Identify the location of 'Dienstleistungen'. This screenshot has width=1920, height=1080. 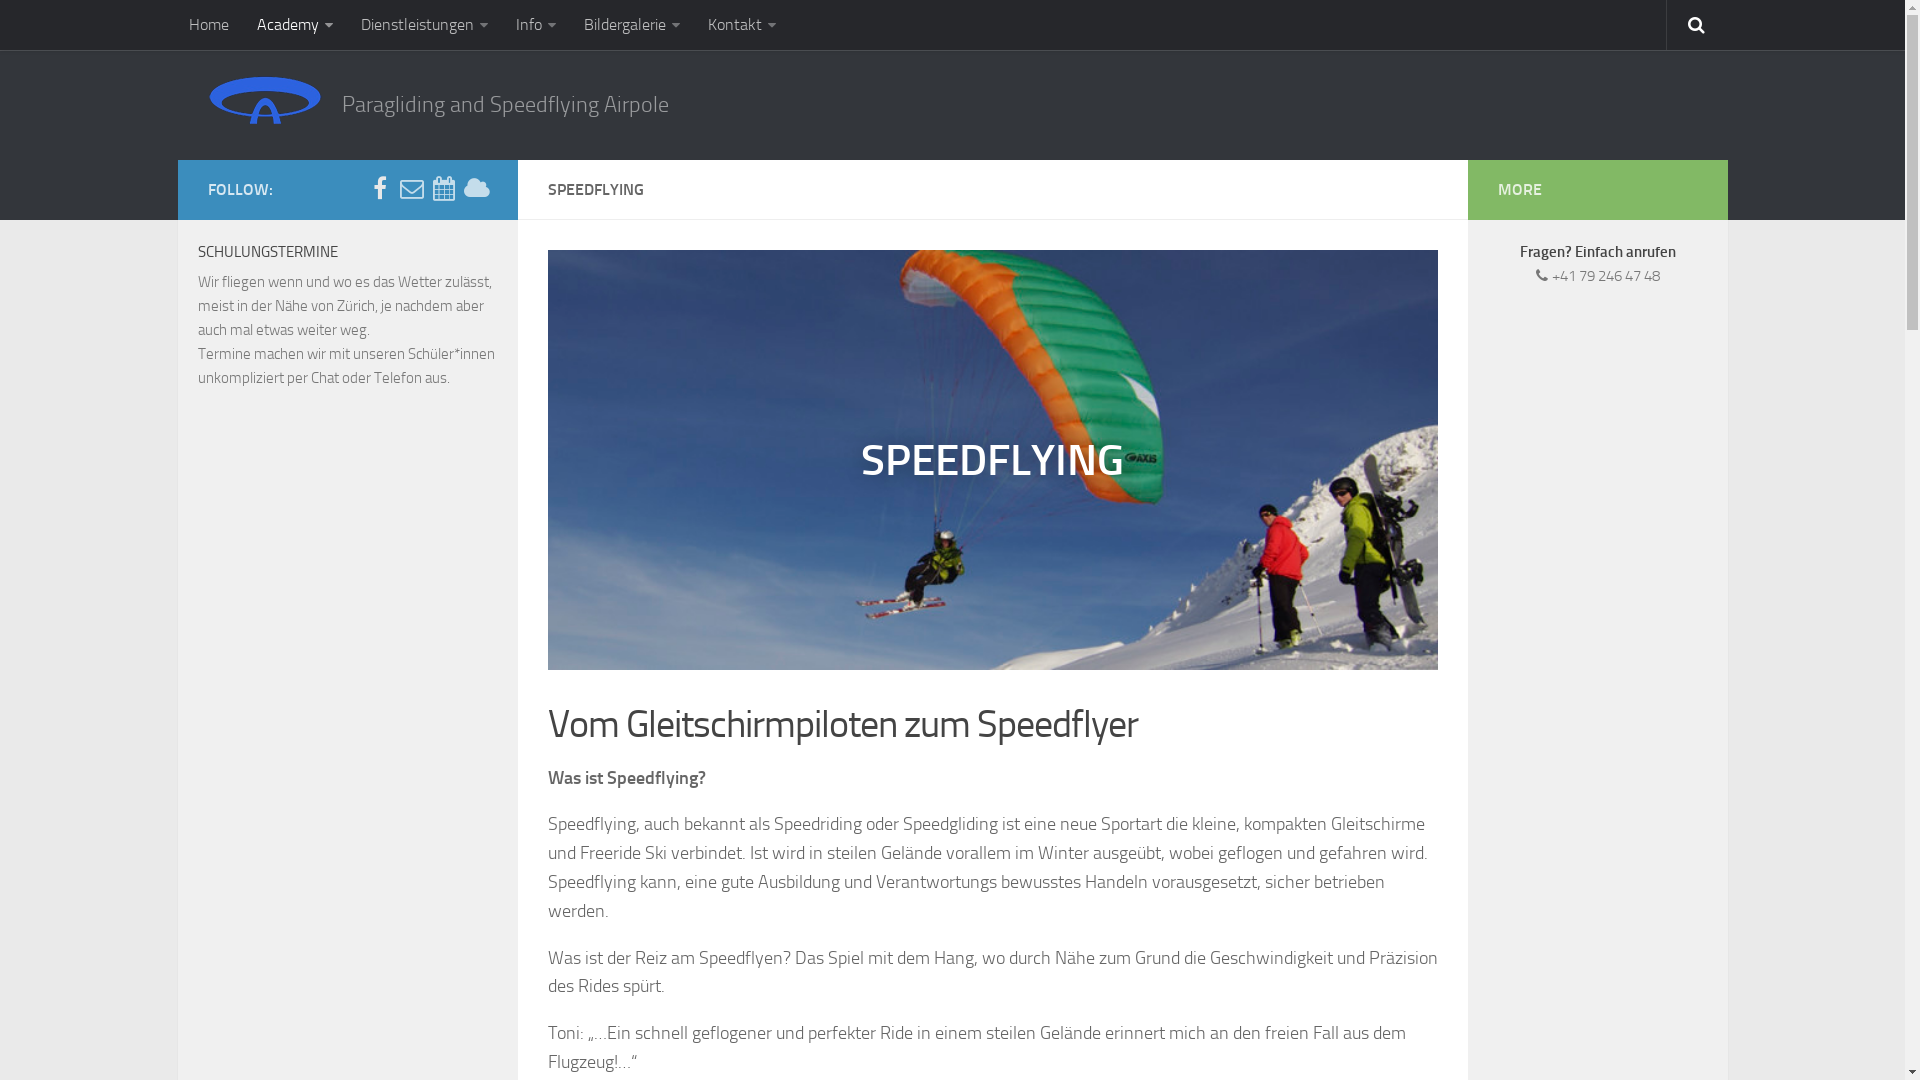
(423, 24).